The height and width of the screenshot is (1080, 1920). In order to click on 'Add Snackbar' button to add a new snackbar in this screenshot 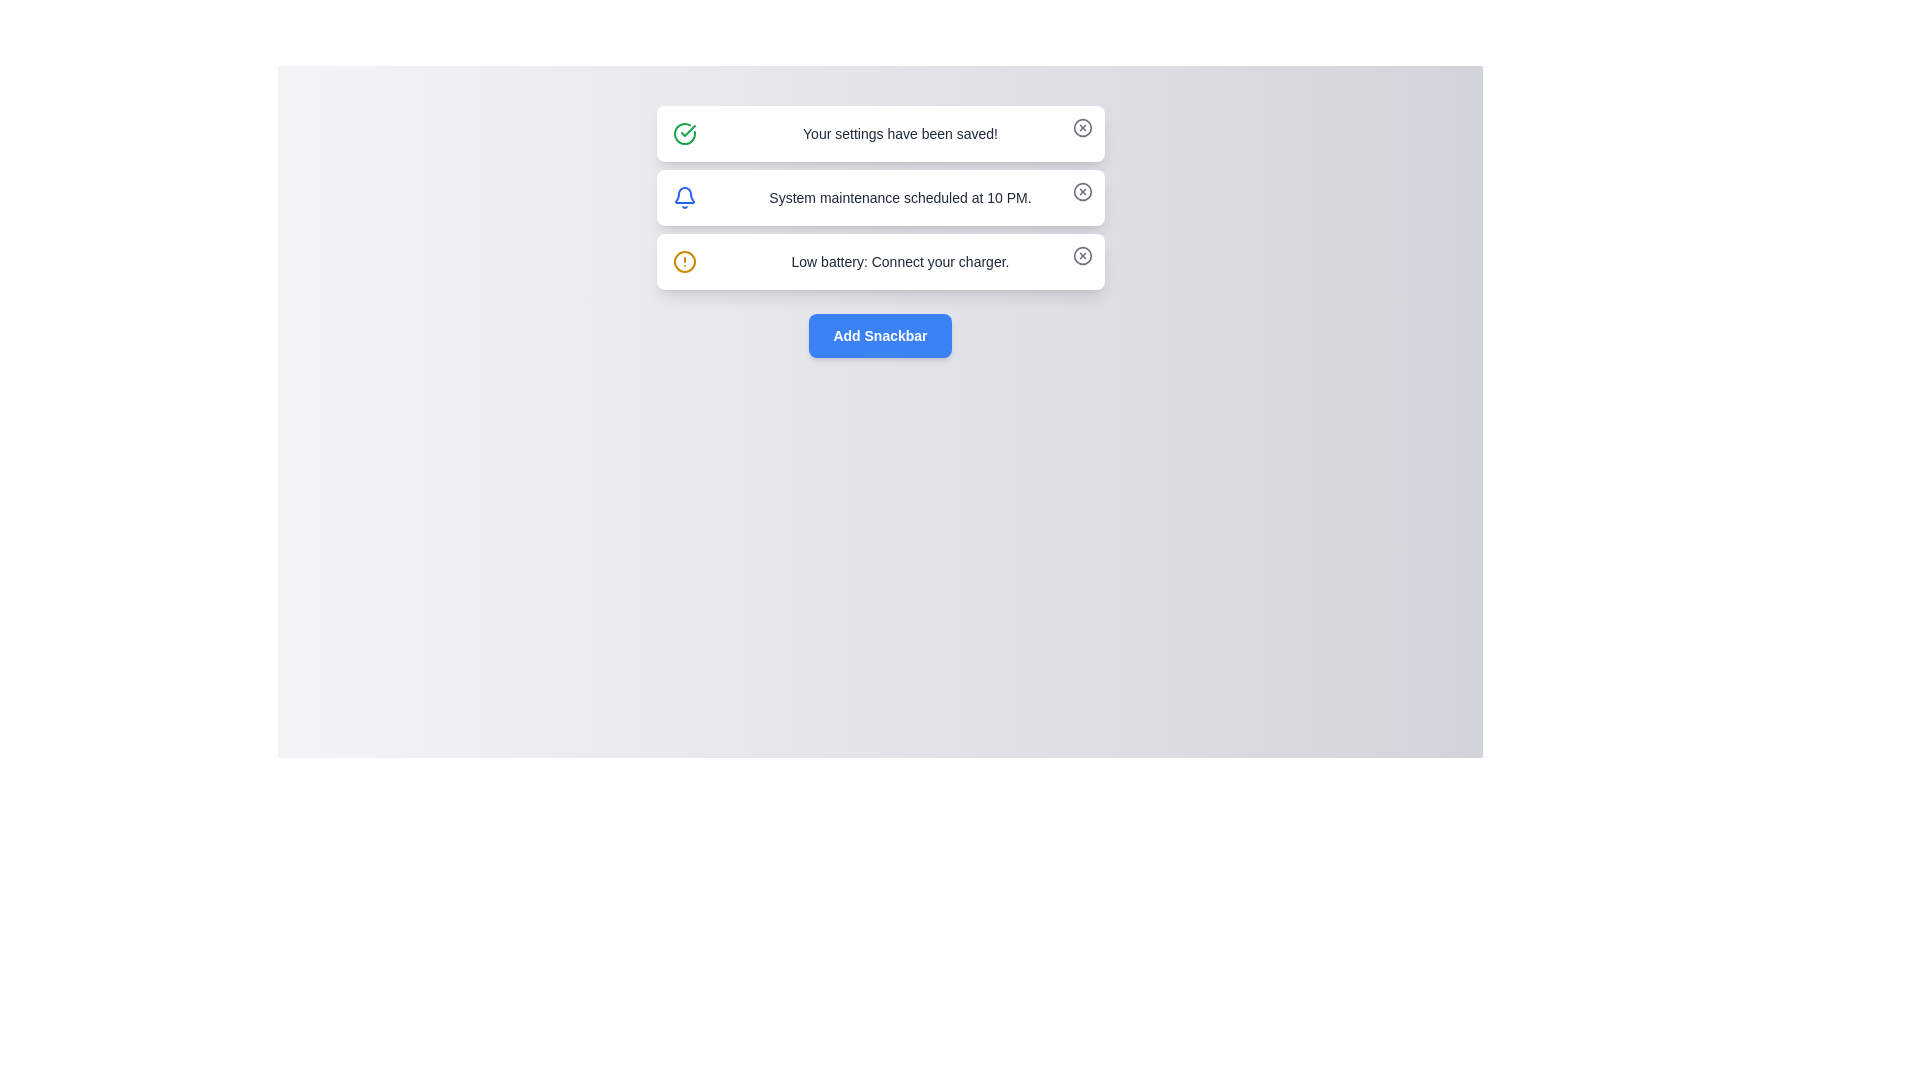, I will do `click(879, 334)`.